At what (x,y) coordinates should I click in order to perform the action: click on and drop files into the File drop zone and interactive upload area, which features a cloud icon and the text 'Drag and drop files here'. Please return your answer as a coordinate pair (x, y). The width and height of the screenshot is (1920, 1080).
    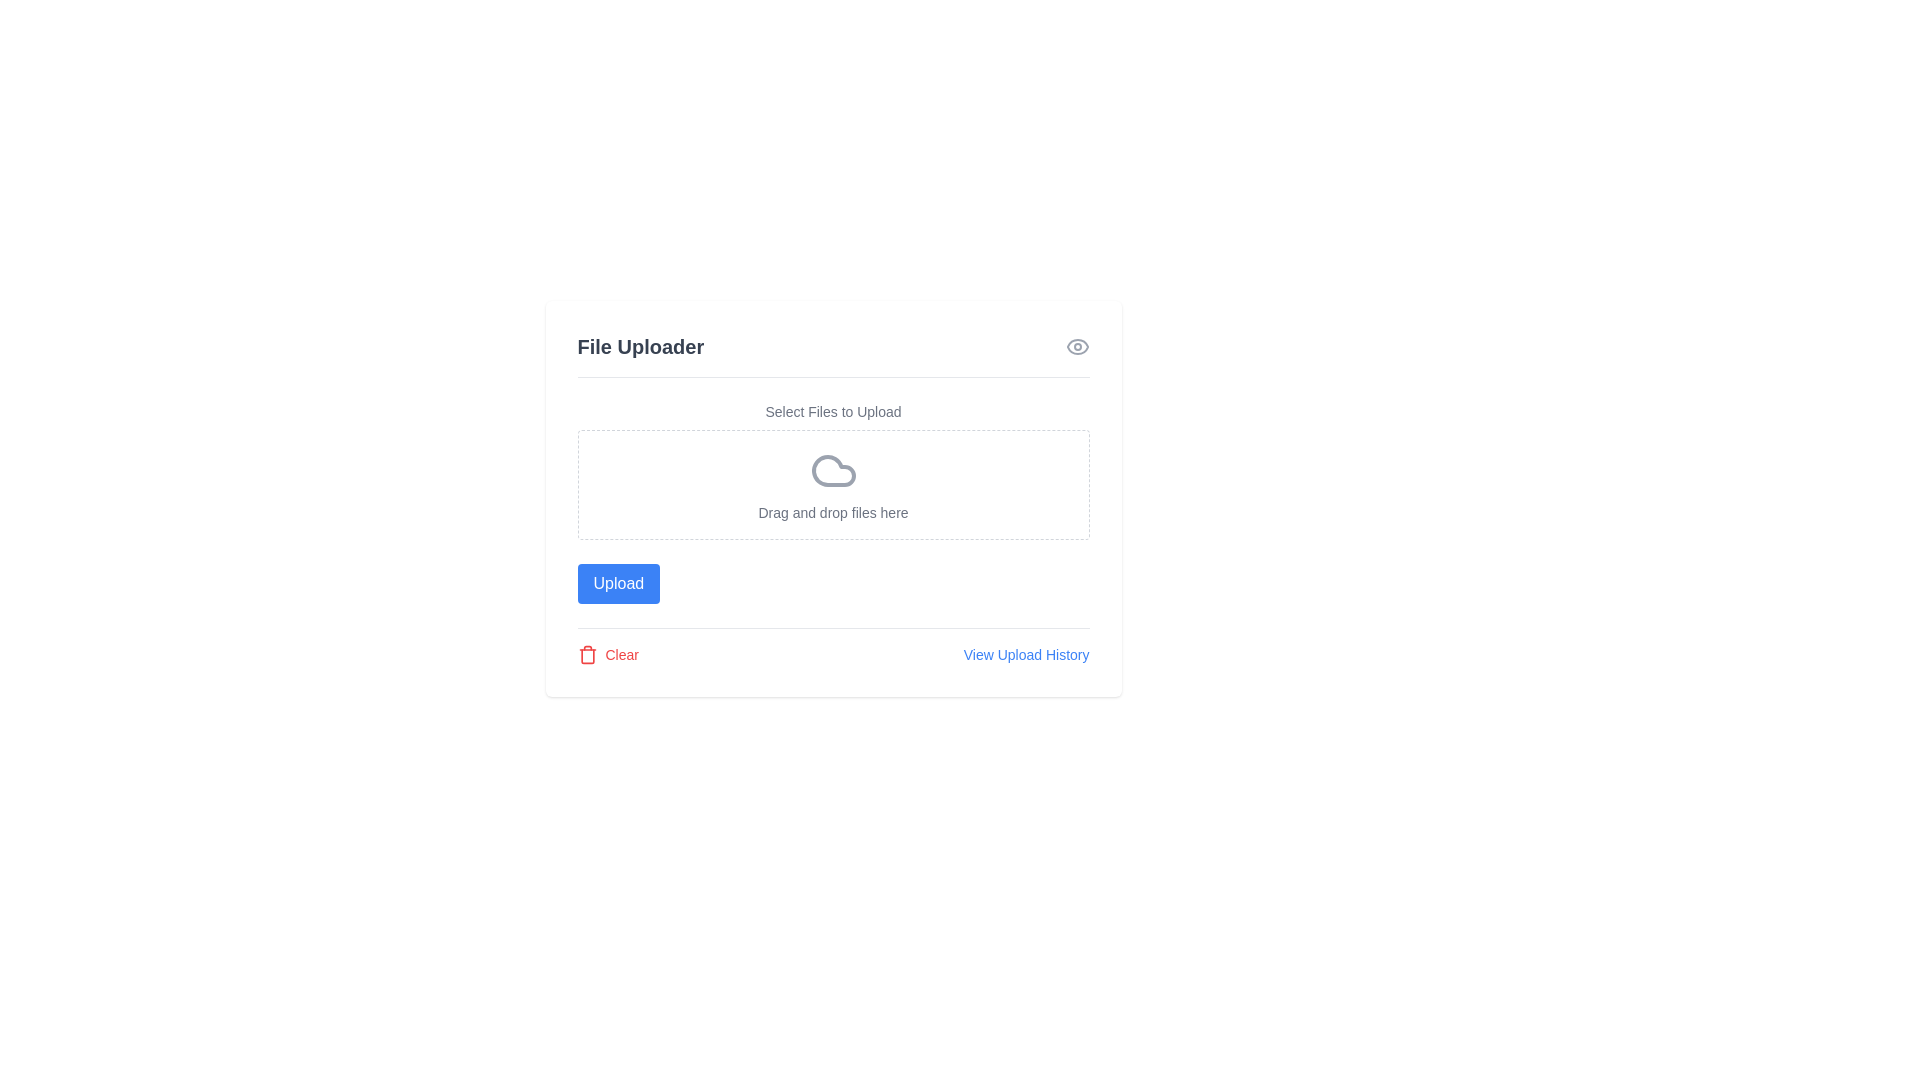
    Looking at the image, I should click on (833, 470).